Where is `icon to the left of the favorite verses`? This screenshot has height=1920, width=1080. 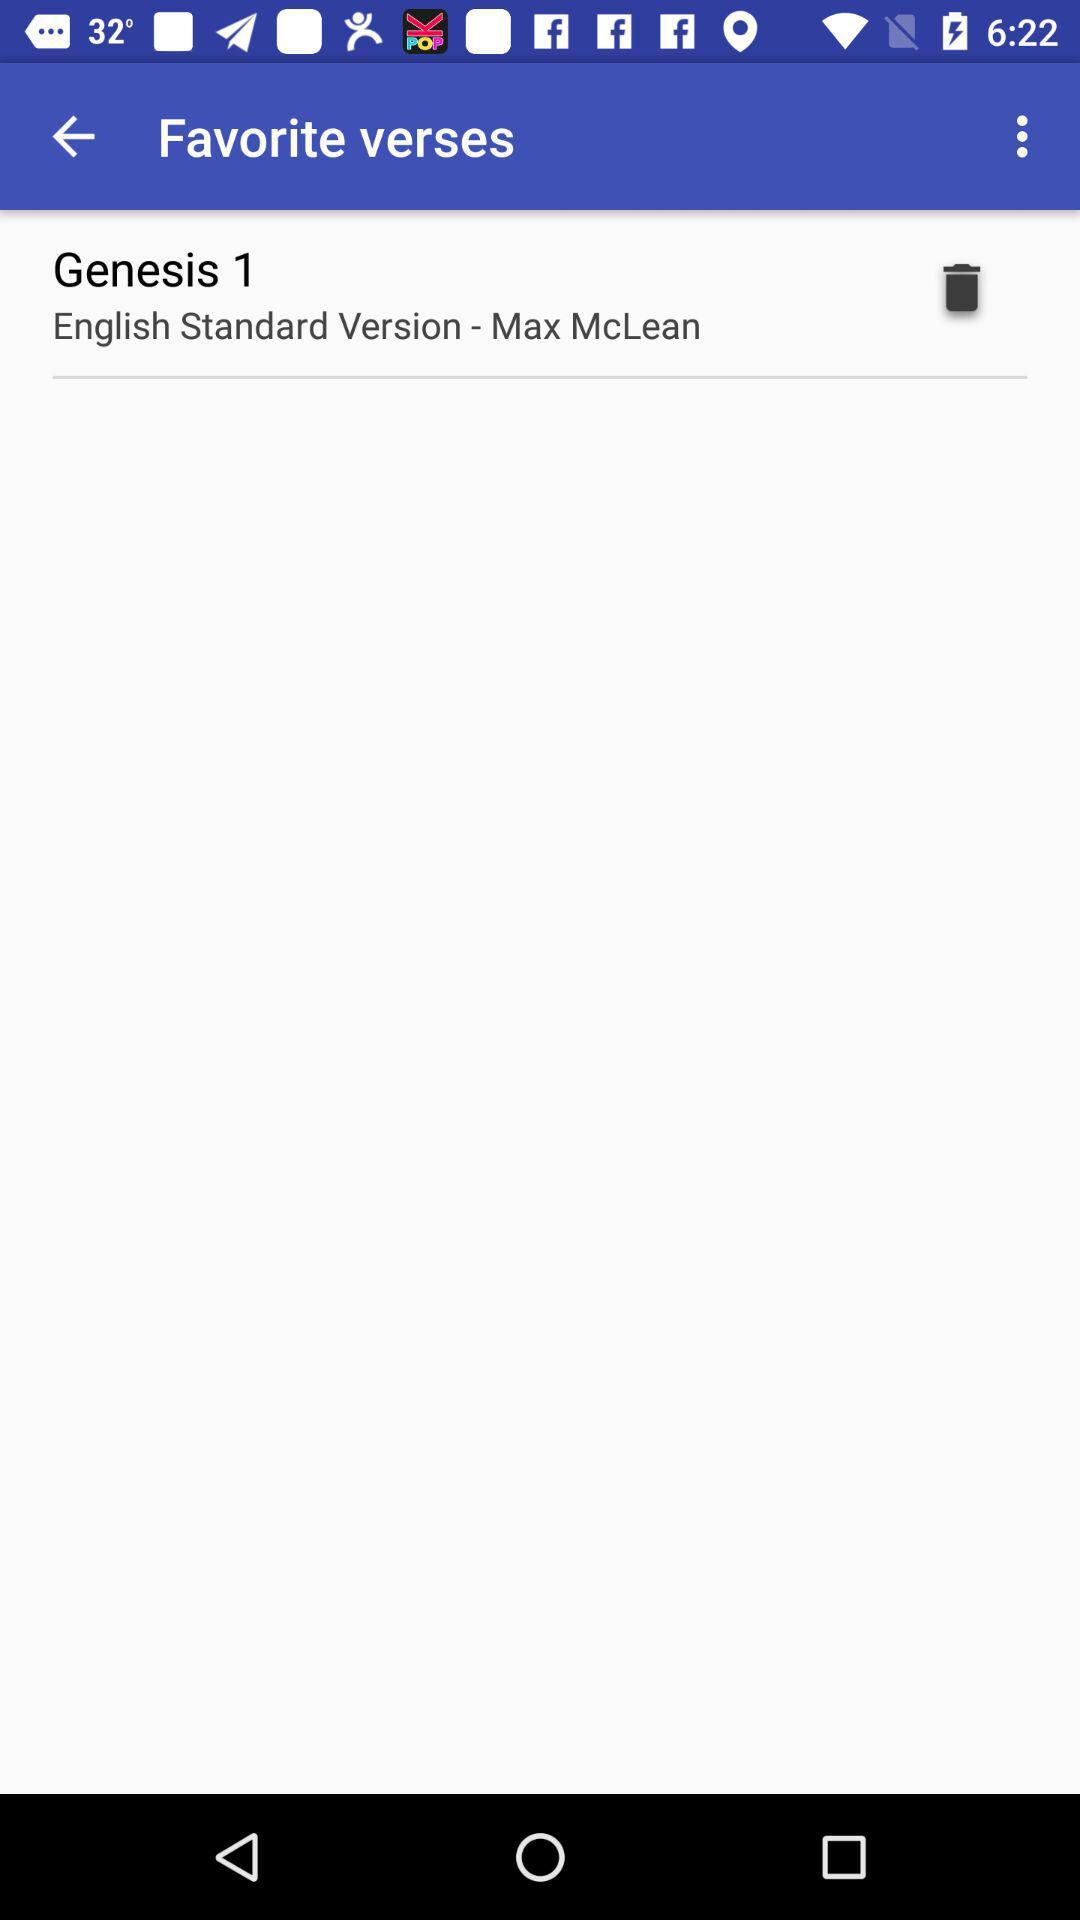 icon to the left of the favorite verses is located at coordinates (72, 135).